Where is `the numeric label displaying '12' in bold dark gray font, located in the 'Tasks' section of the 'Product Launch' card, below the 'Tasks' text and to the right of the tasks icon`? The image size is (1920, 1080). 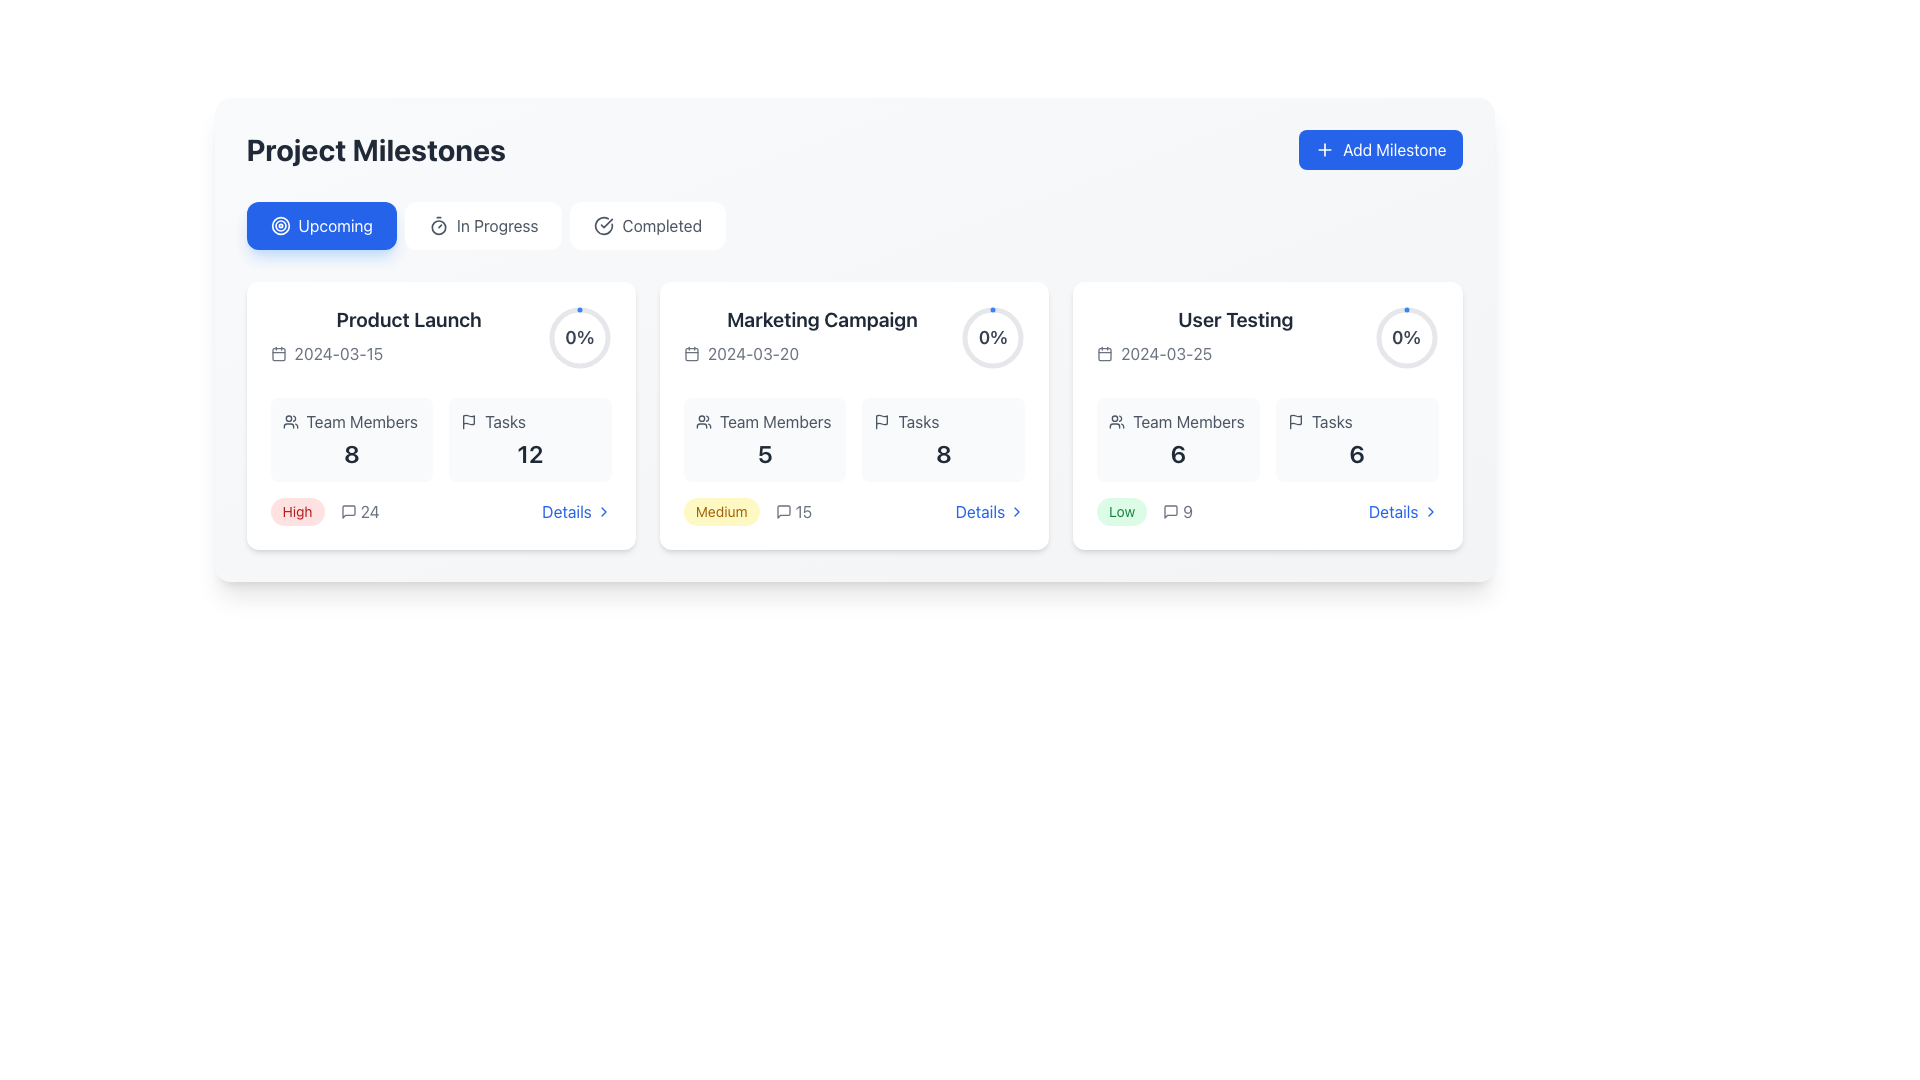
the numeric label displaying '12' in bold dark gray font, located in the 'Tasks' section of the 'Product Launch' card, below the 'Tasks' text and to the right of the tasks icon is located at coordinates (530, 454).